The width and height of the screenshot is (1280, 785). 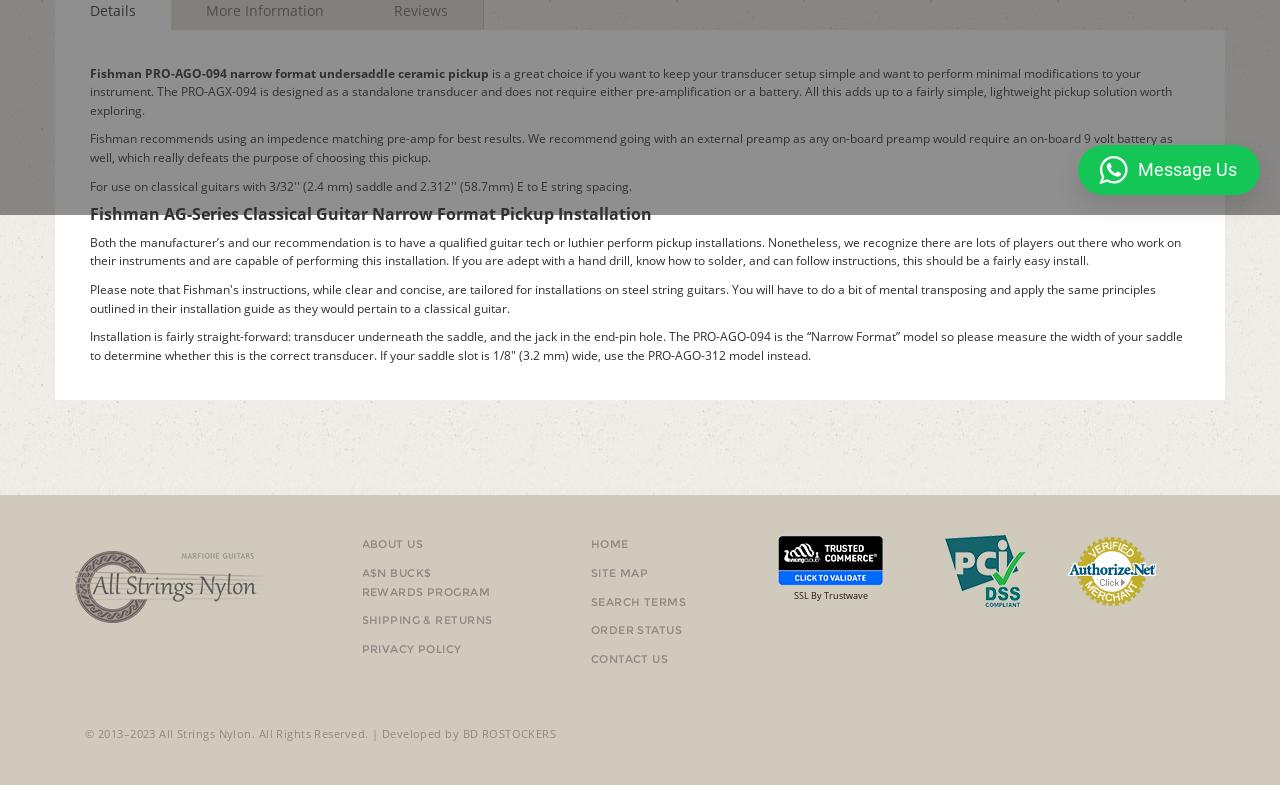 What do you see at coordinates (618, 572) in the screenshot?
I see `'Site Map'` at bounding box center [618, 572].